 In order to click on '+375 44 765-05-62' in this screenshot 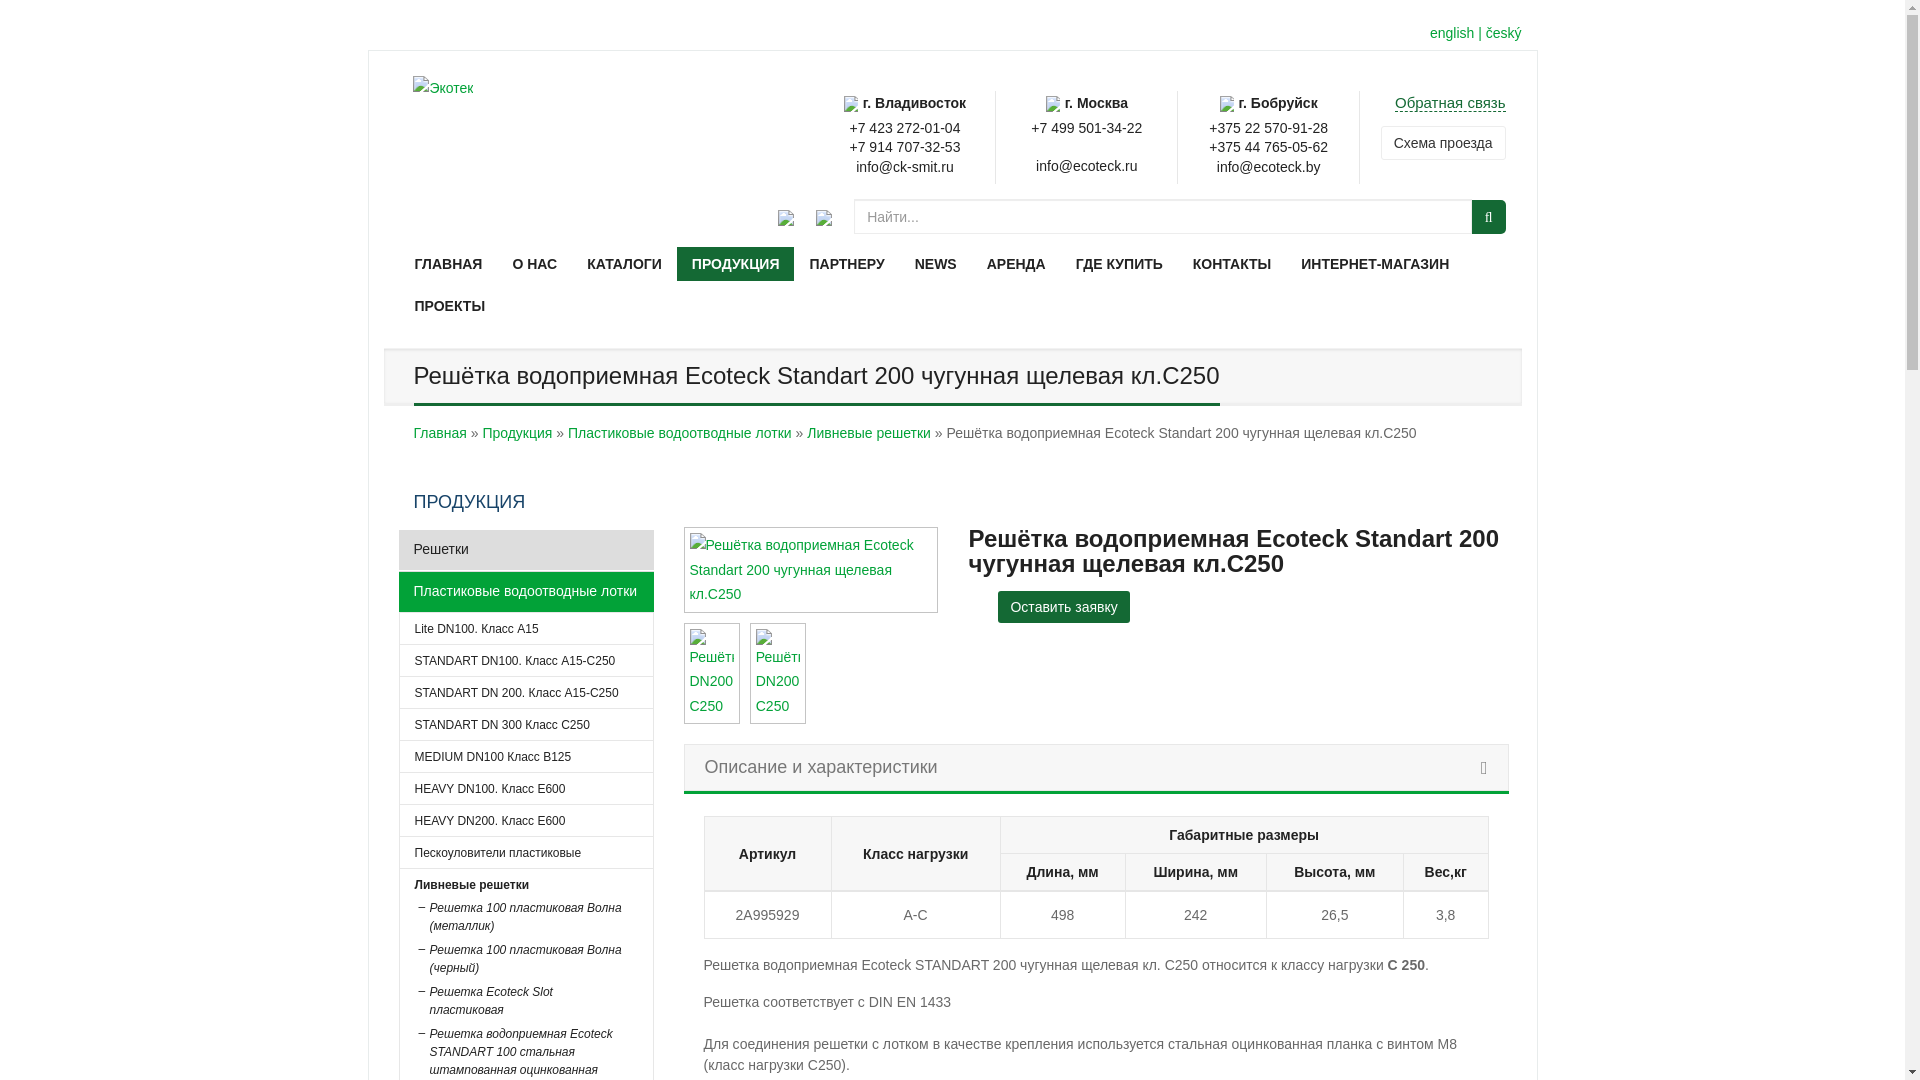, I will do `click(1208, 145)`.